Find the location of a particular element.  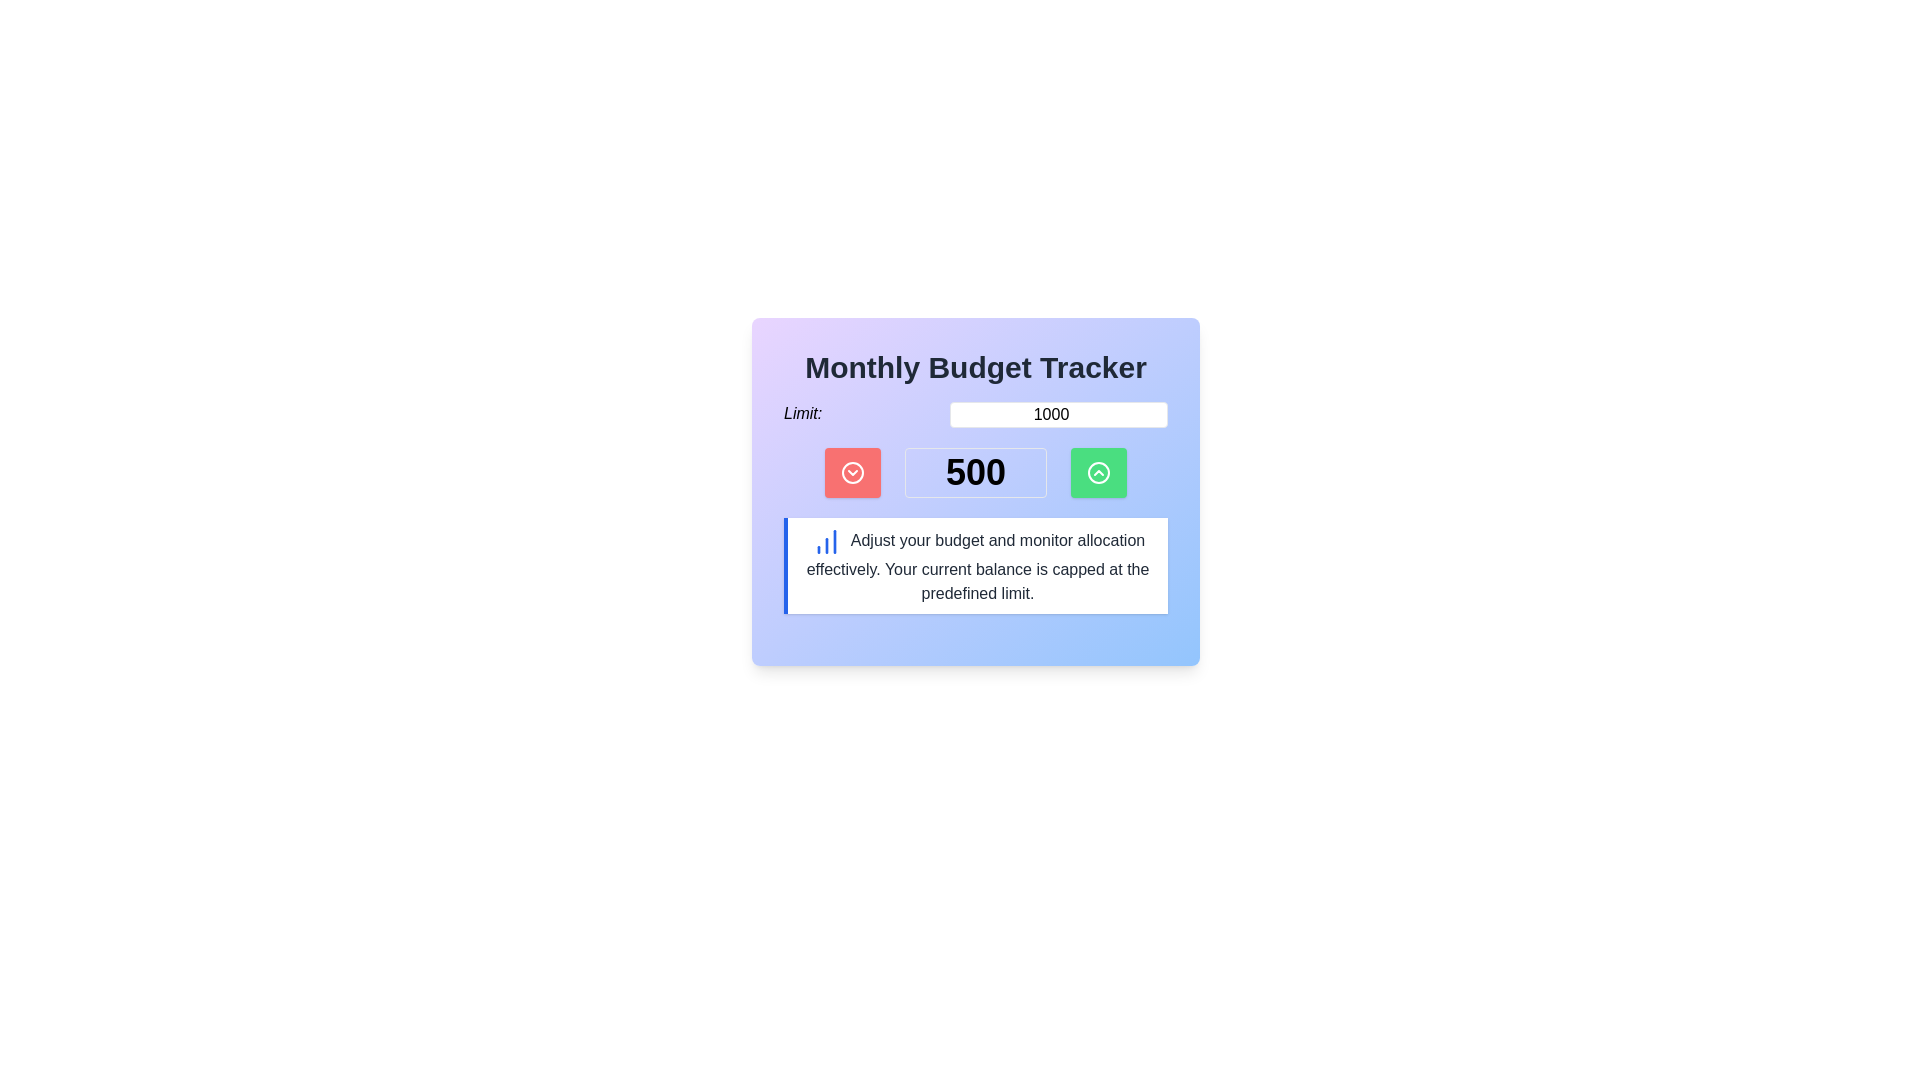

the static text display showing the current balance of '500' in the Monthly Budget Tracker interface, located centrally between the red and green buttons is located at coordinates (975, 473).